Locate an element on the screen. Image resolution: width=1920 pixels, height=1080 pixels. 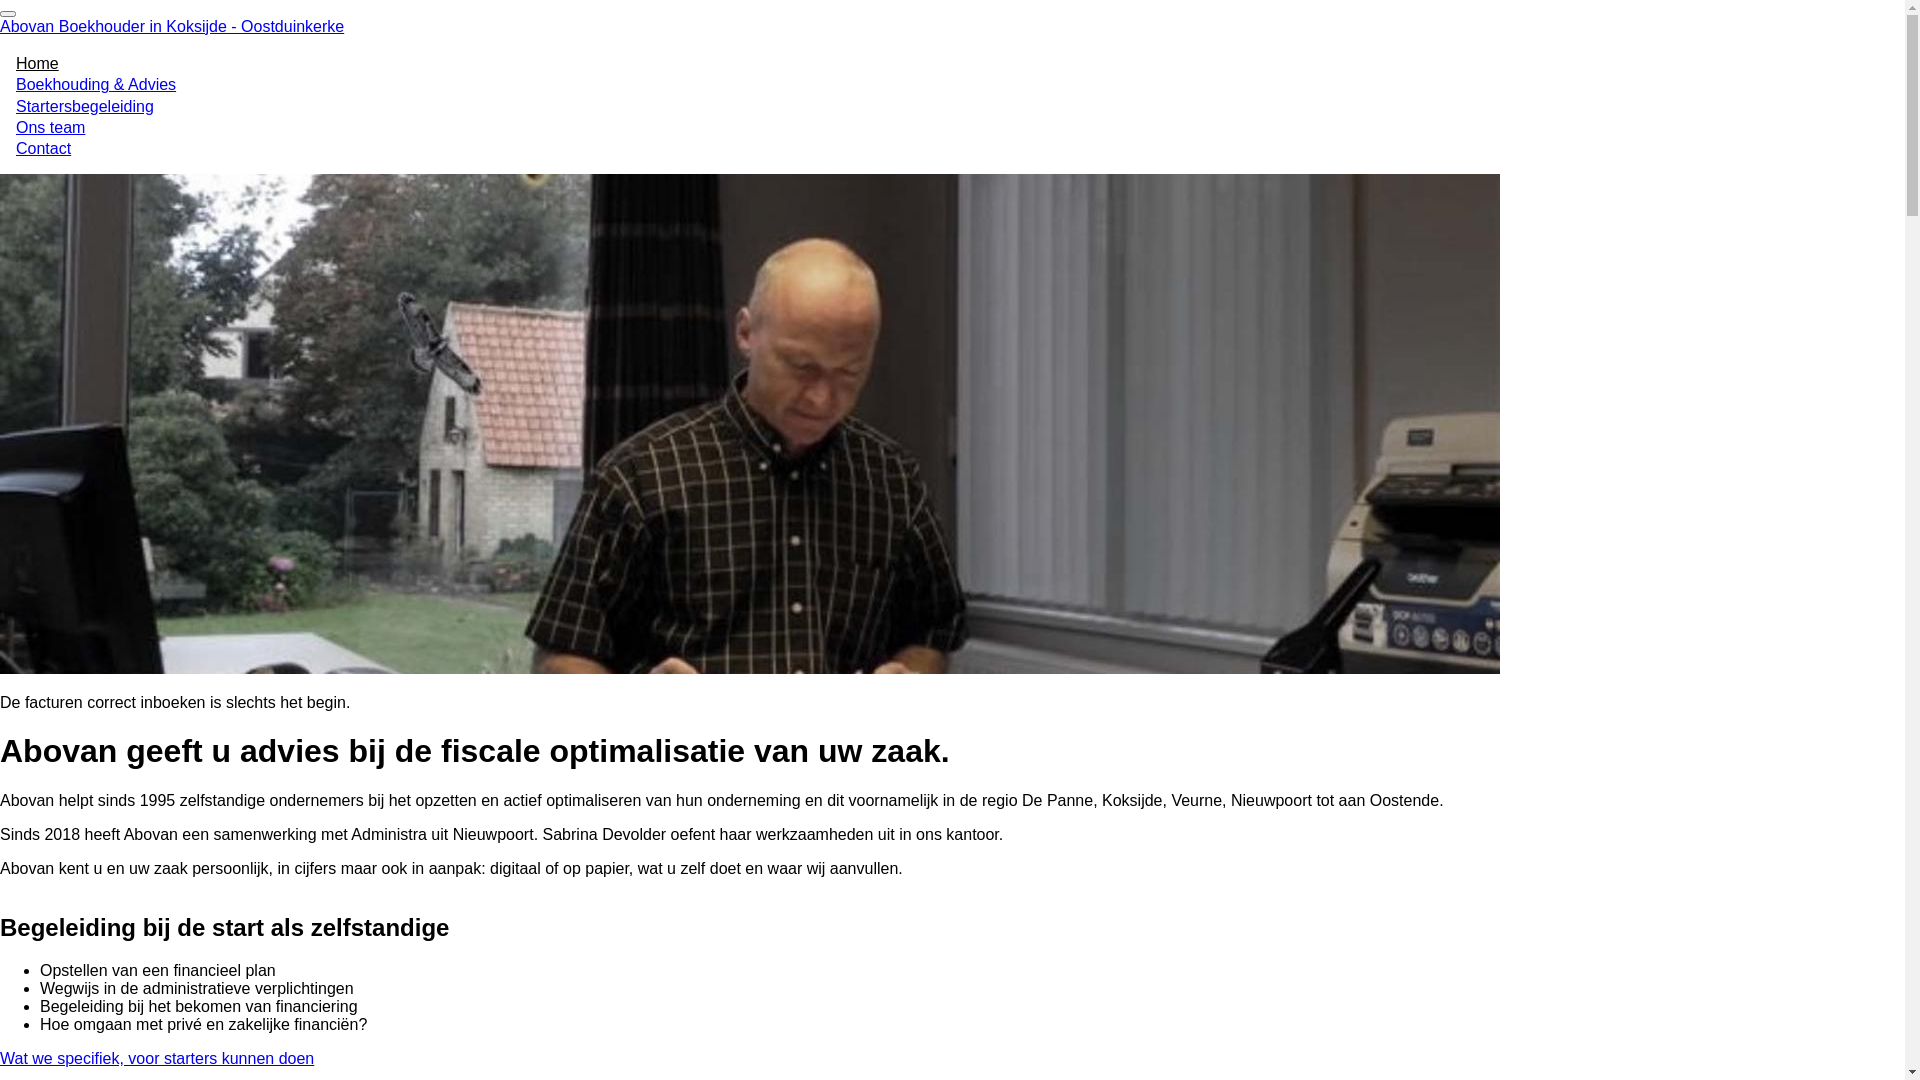
'Home' is located at coordinates (15, 62).